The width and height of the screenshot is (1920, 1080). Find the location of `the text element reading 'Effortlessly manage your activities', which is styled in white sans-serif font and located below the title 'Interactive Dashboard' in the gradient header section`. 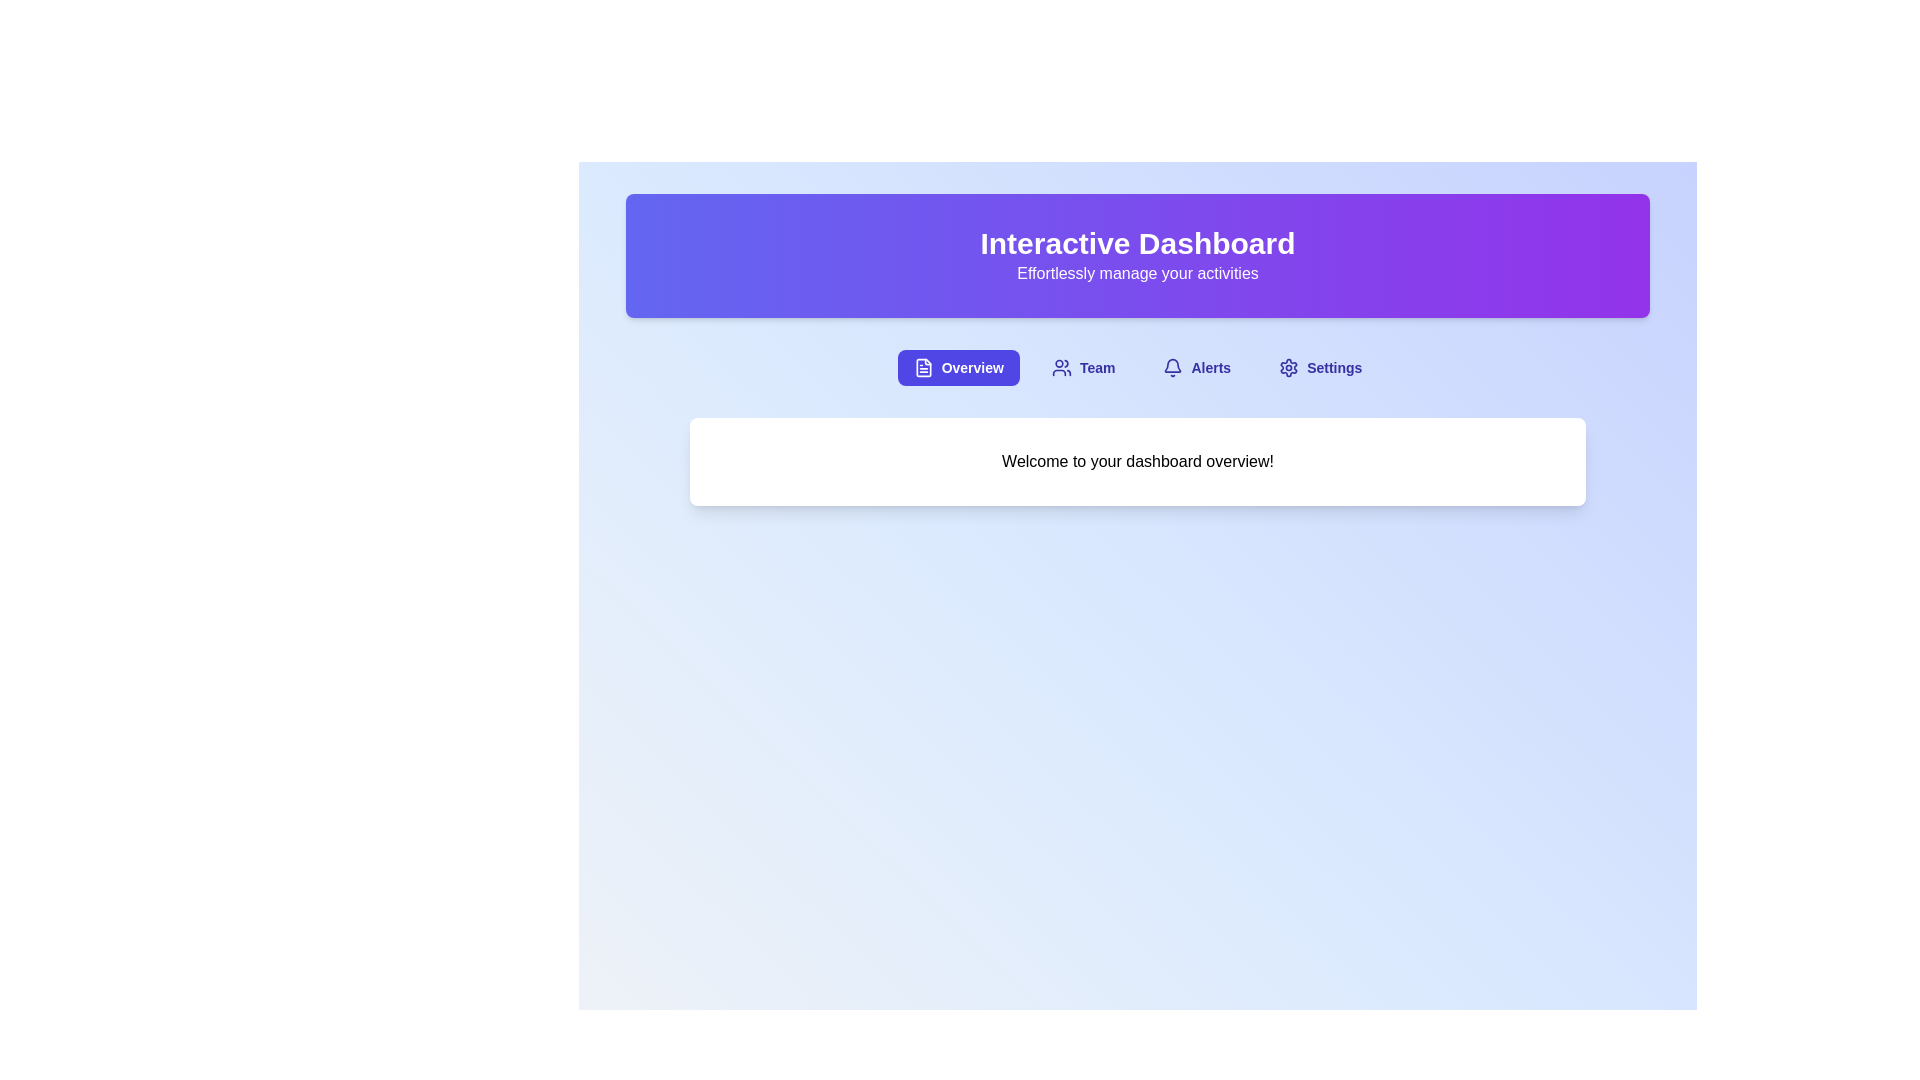

the text element reading 'Effortlessly manage your activities', which is styled in white sans-serif font and located below the title 'Interactive Dashboard' in the gradient header section is located at coordinates (1137, 273).